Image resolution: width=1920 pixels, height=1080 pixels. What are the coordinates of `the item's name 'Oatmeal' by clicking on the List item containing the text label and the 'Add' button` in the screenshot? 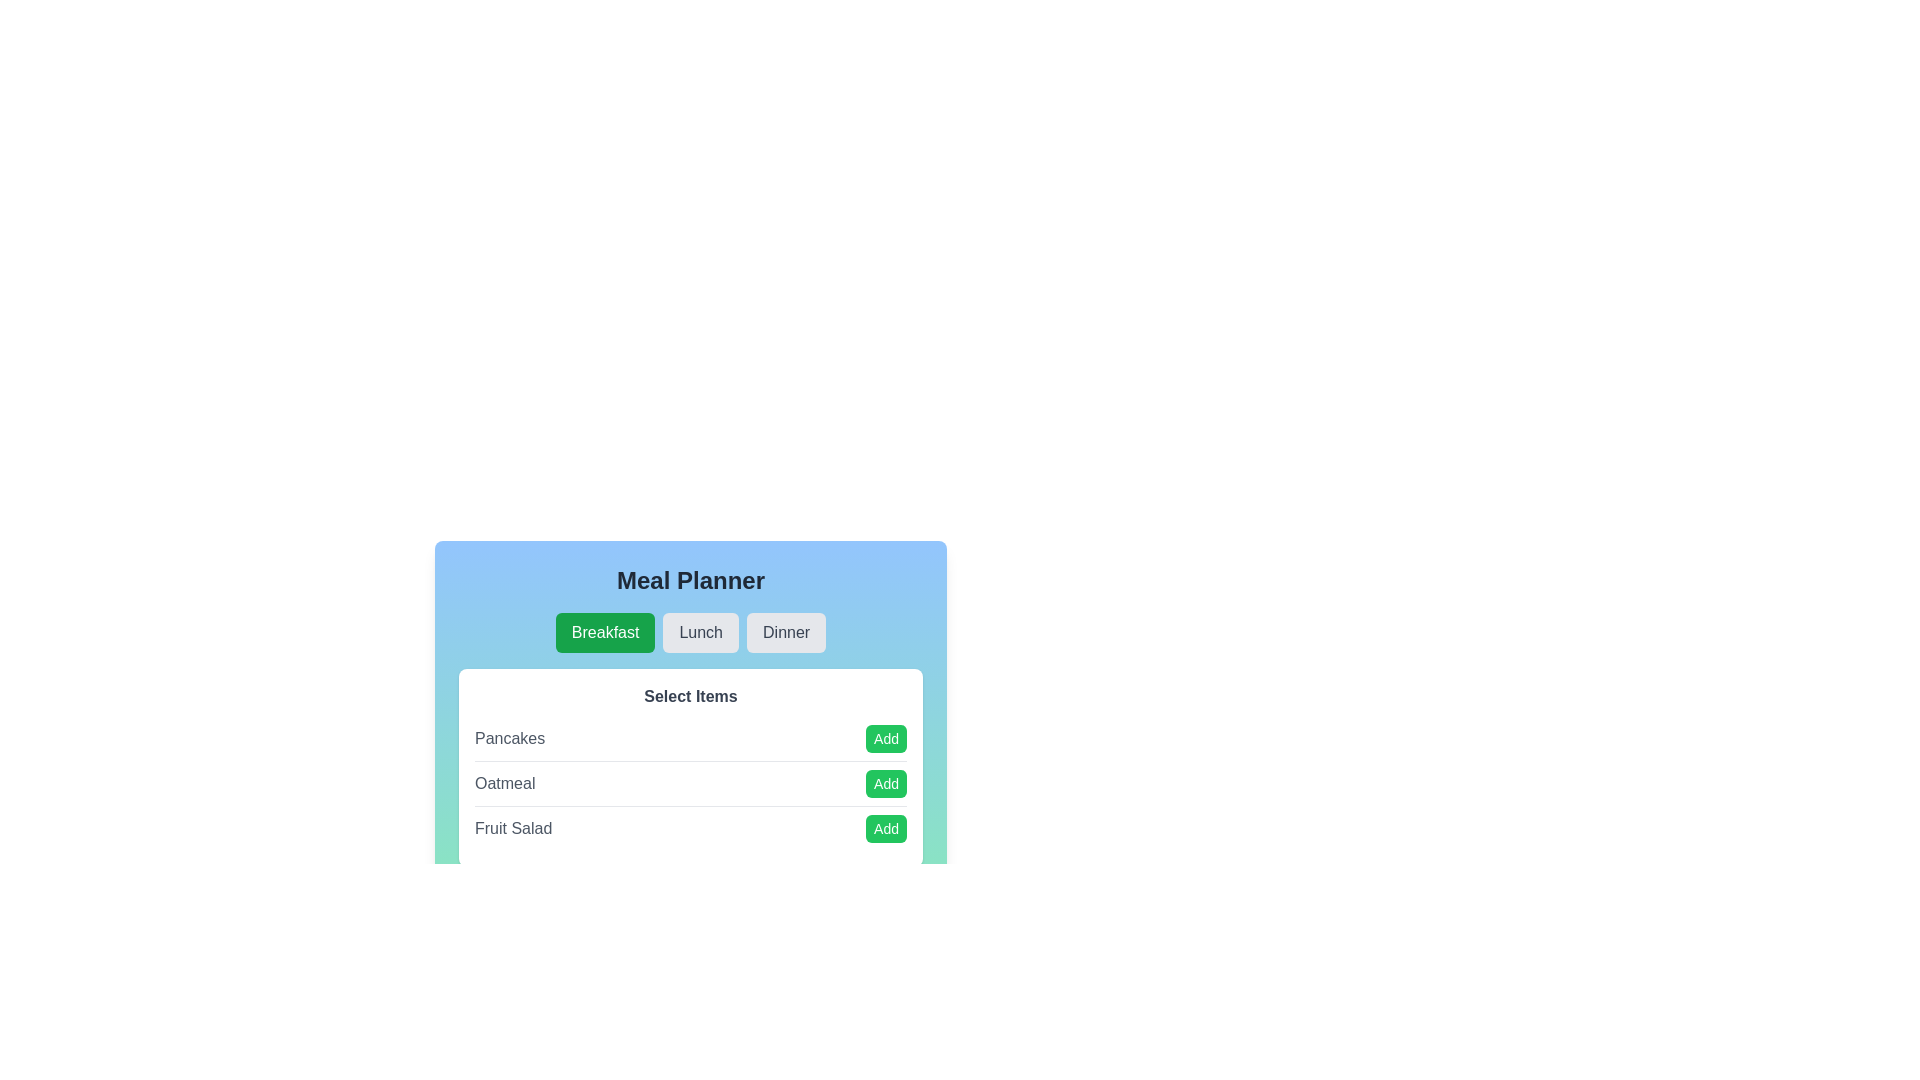 It's located at (691, 782).